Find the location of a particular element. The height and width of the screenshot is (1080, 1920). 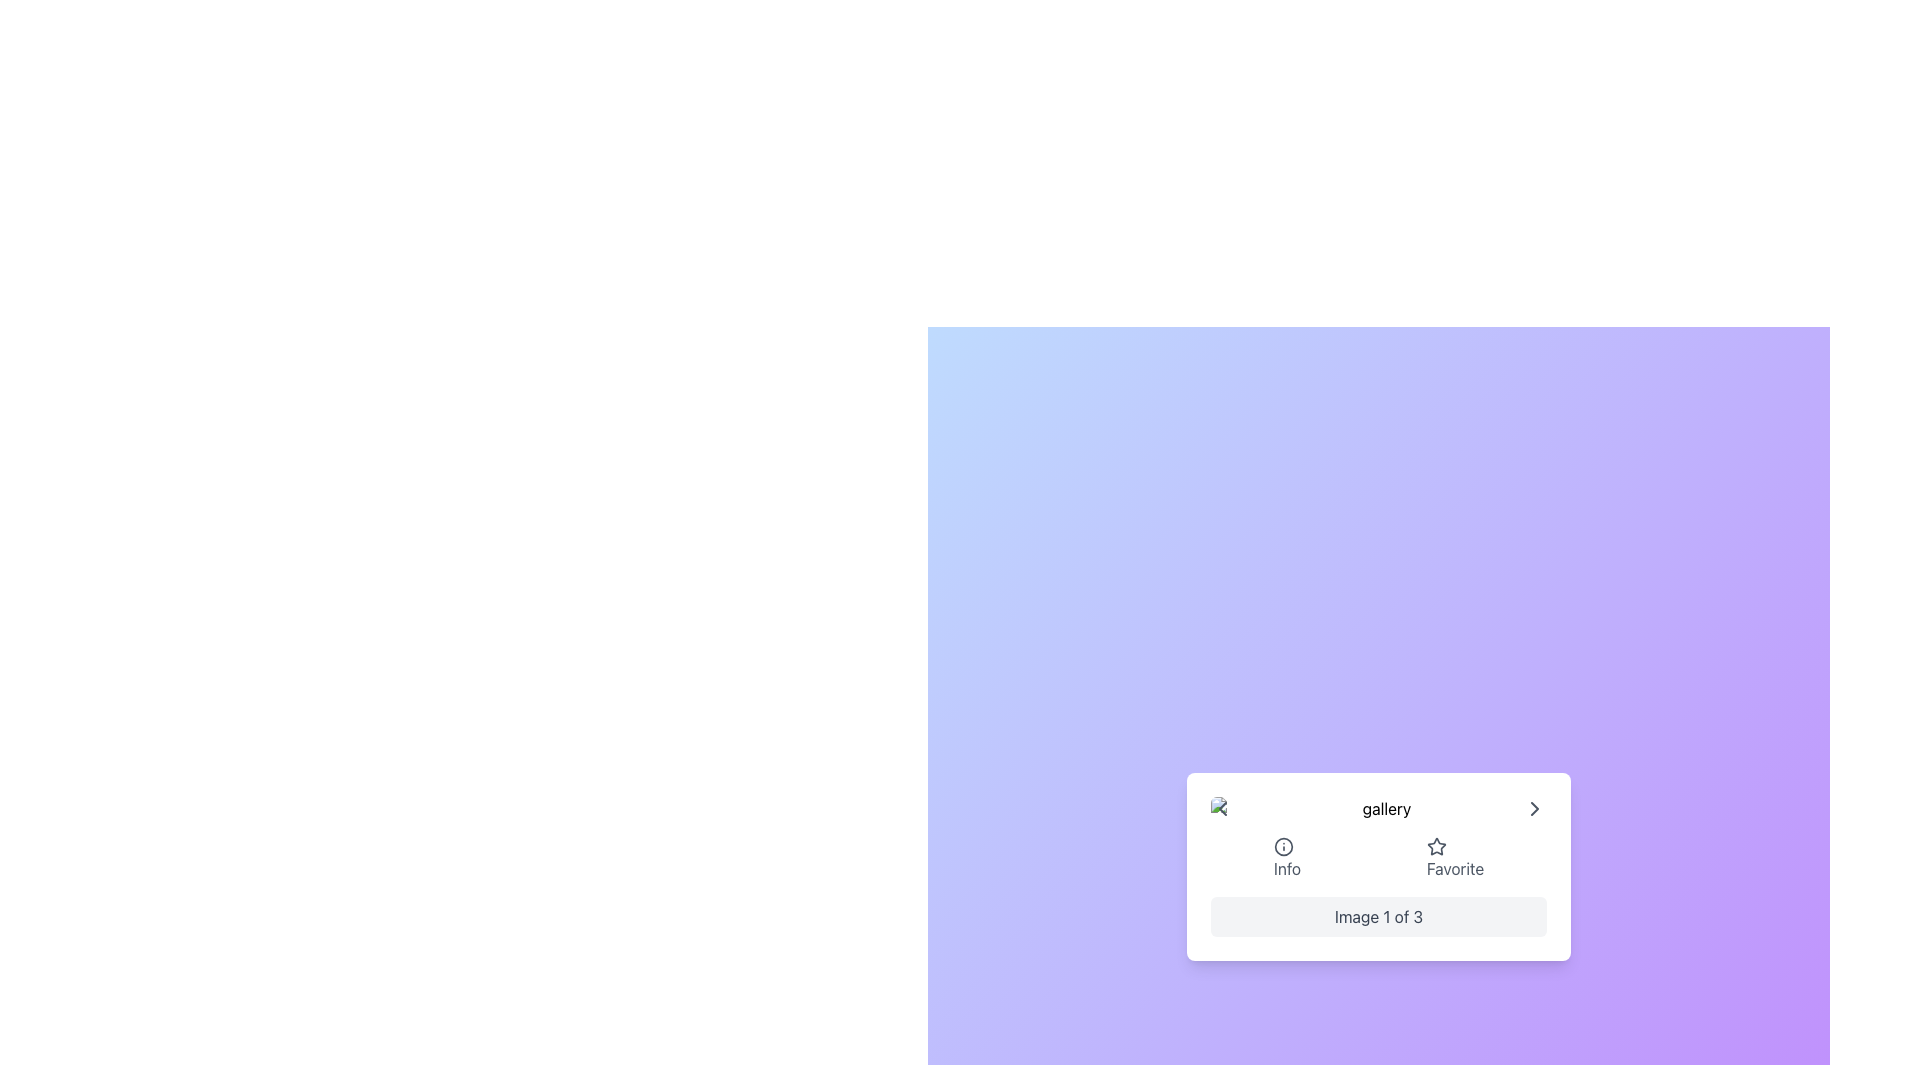

the navigation button located at the far left of the gallery to change its color is located at coordinates (1222, 808).